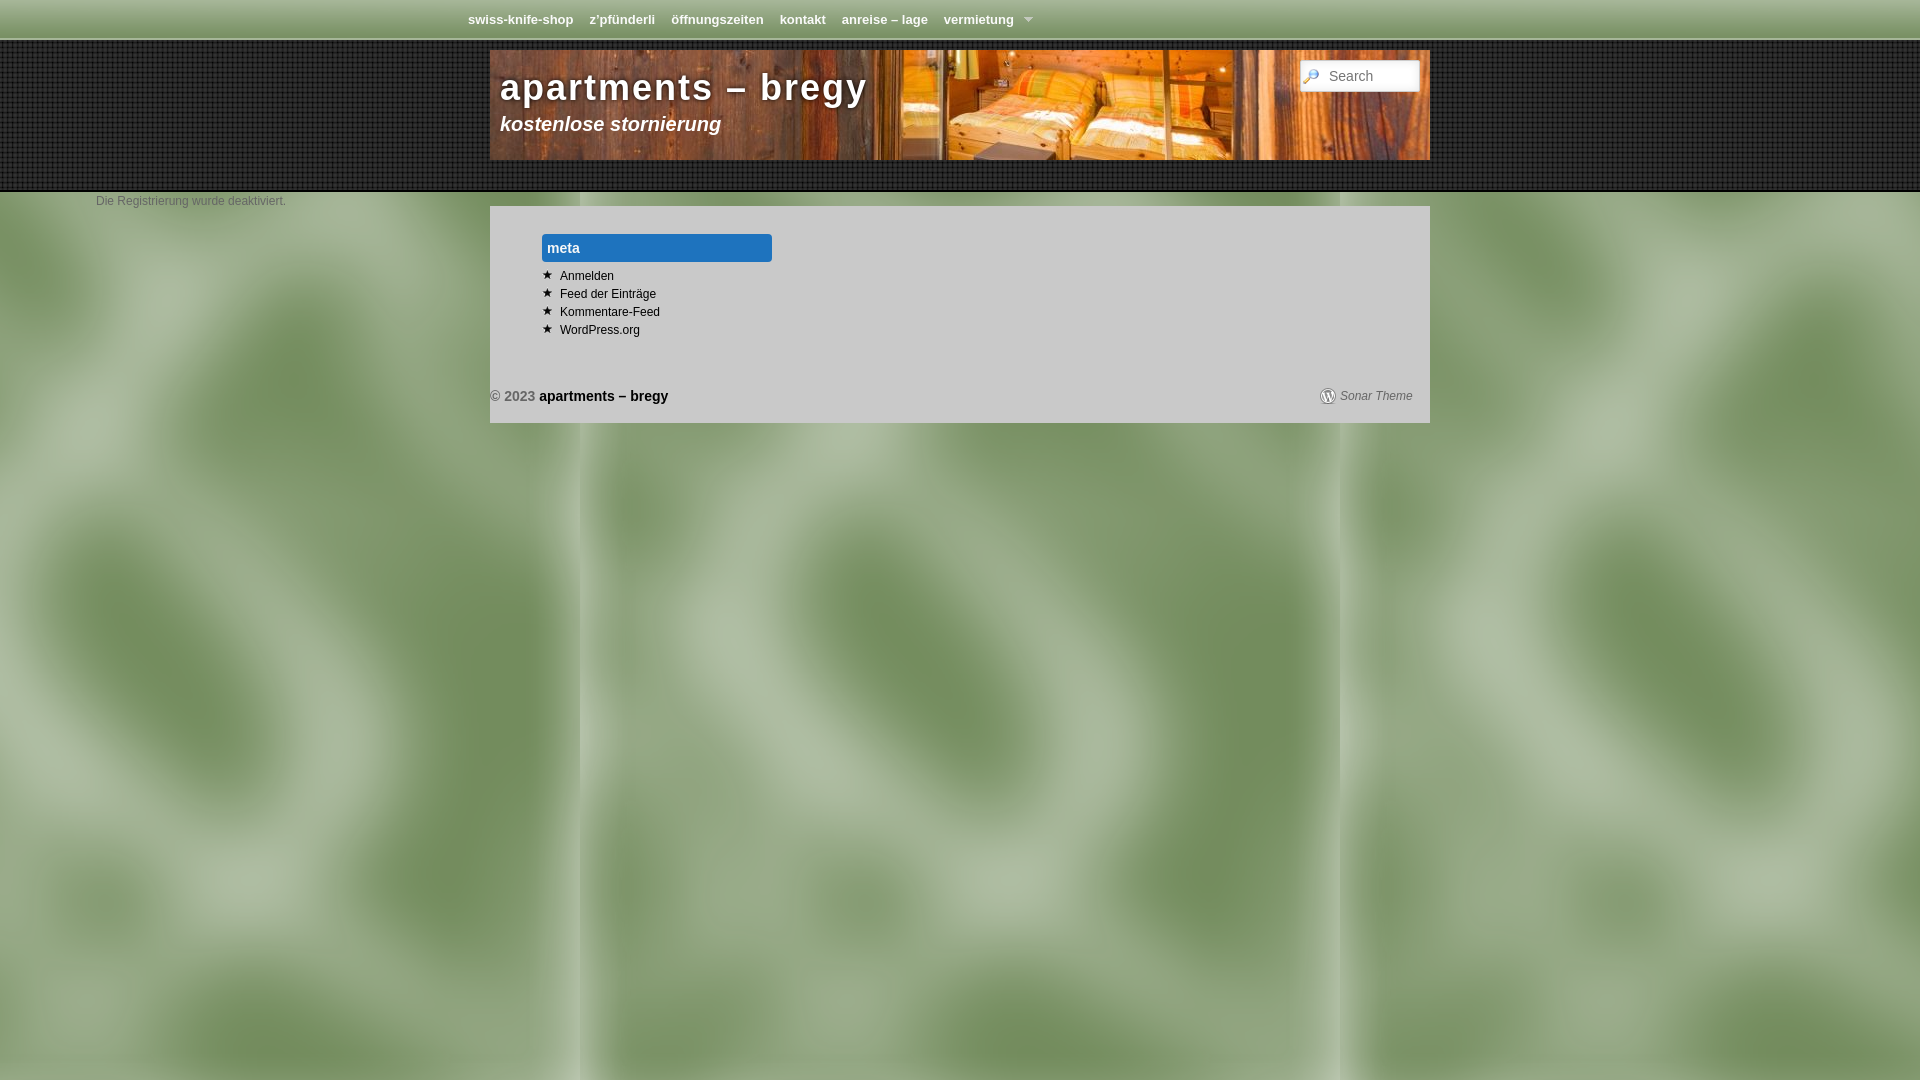 The height and width of the screenshot is (1080, 1920). I want to click on 'kontakt', so click(802, 19).